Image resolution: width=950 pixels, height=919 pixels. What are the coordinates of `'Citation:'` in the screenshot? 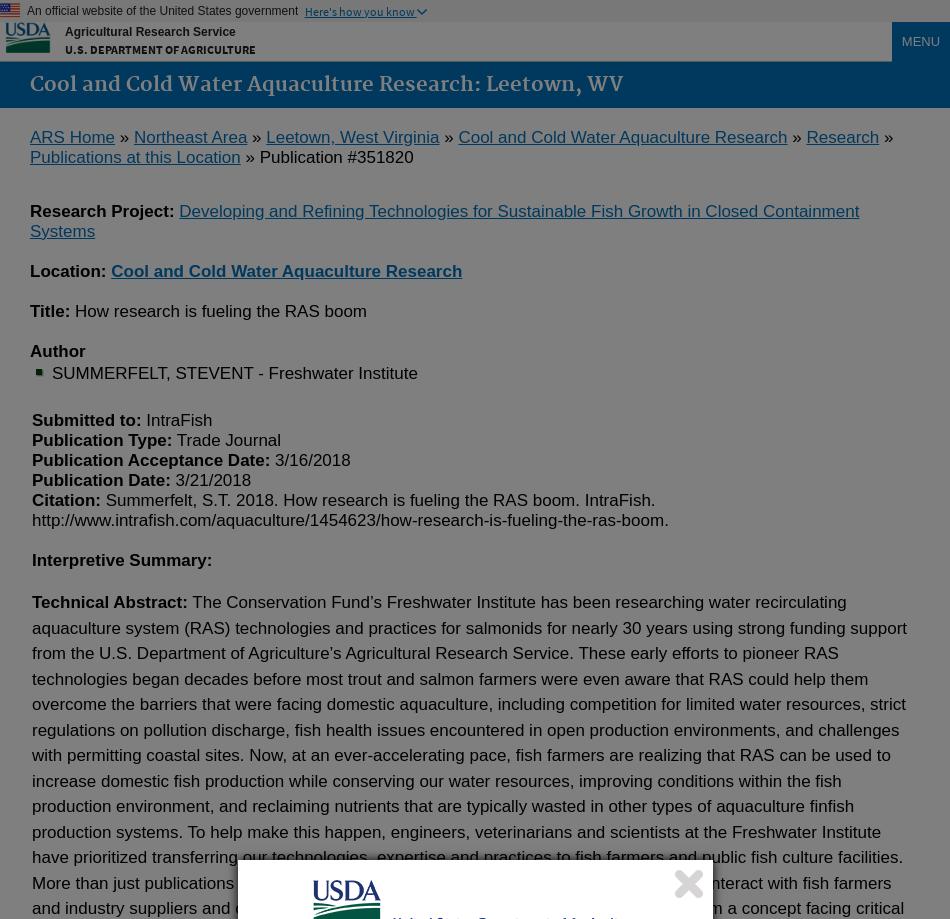 It's located at (66, 498).